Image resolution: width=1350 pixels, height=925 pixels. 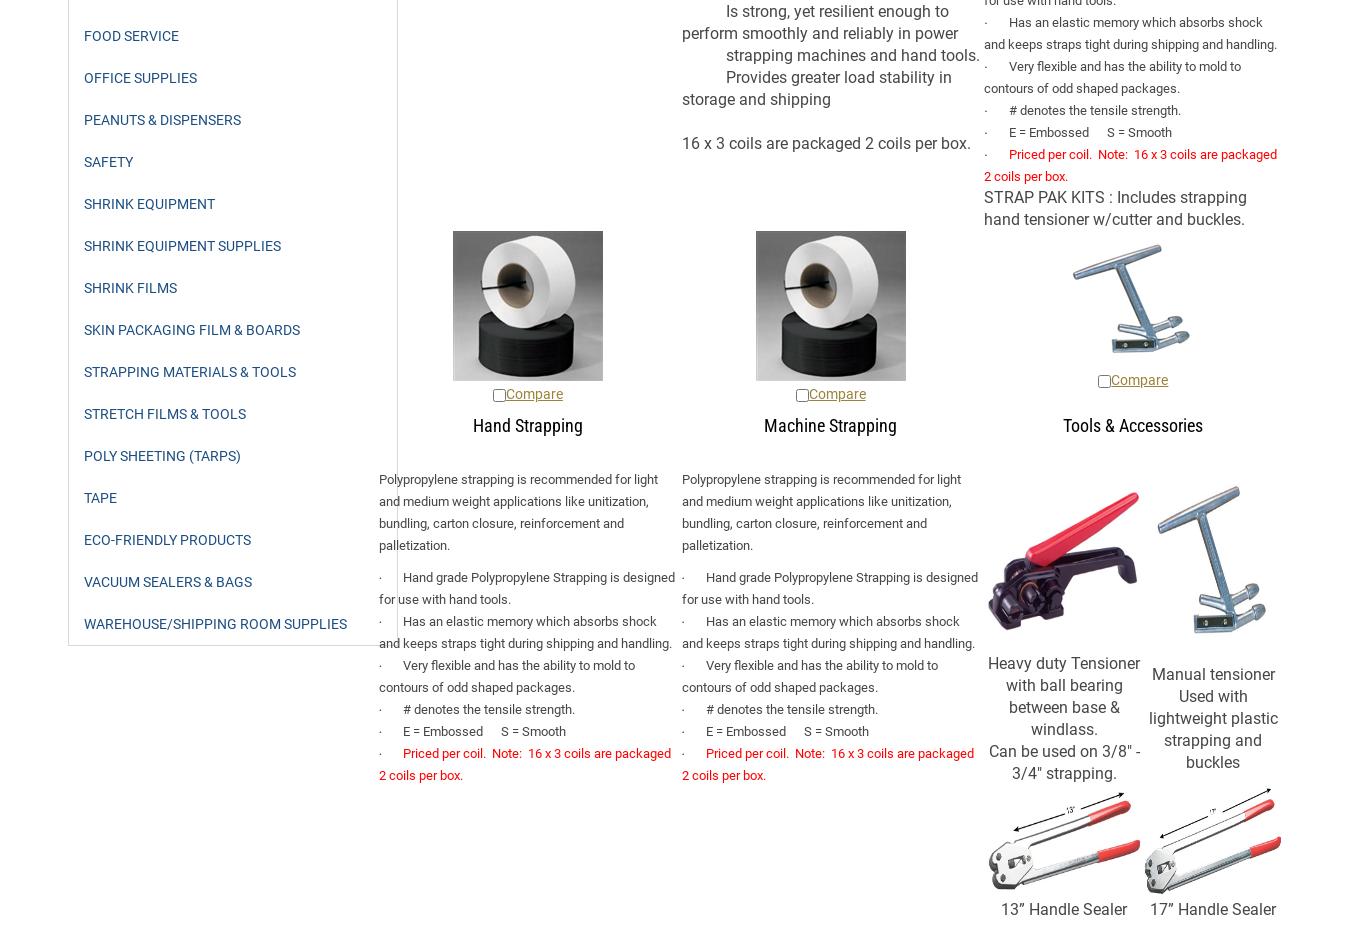 What do you see at coordinates (526, 424) in the screenshot?
I see `'Hand Strapping'` at bounding box center [526, 424].